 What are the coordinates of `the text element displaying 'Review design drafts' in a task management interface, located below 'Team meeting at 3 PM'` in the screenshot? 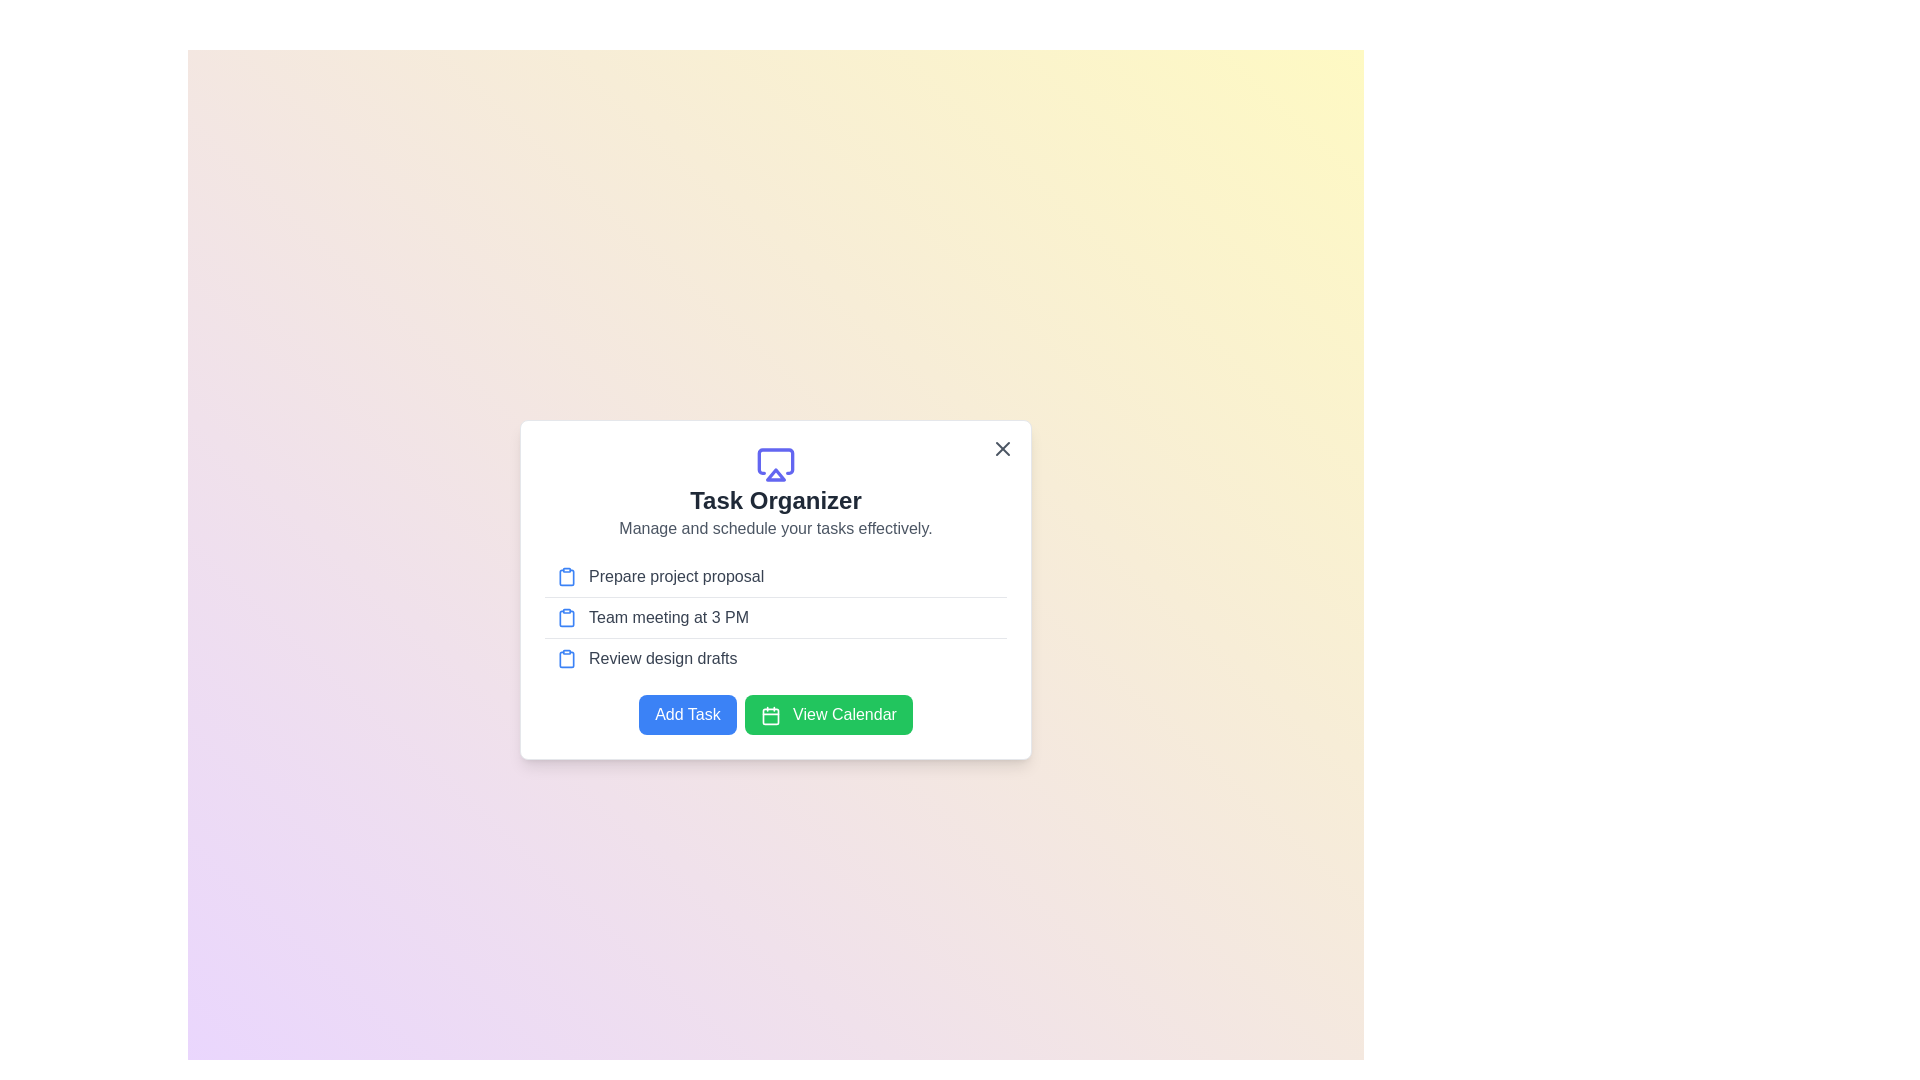 It's located at (663, 659).